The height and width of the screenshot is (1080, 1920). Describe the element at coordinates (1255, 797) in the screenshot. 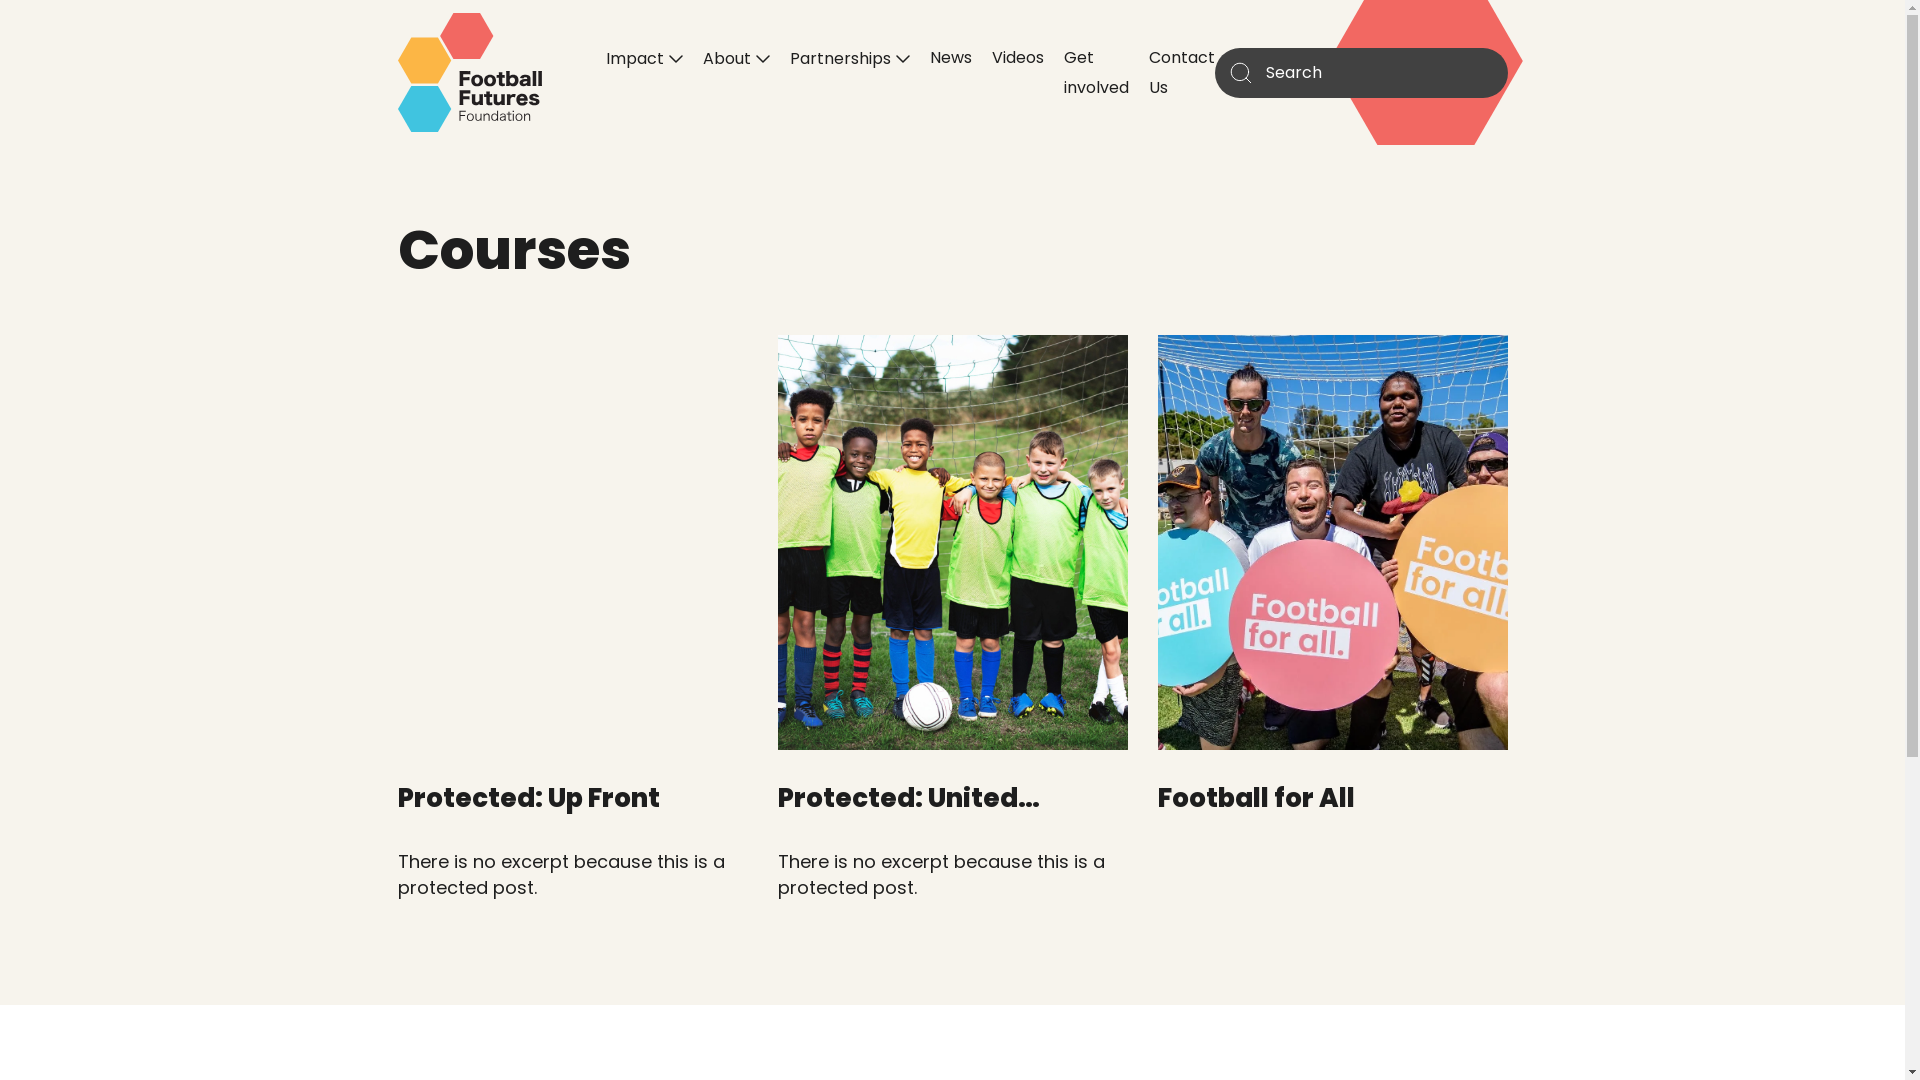

I see `'Football for All'` at that location.